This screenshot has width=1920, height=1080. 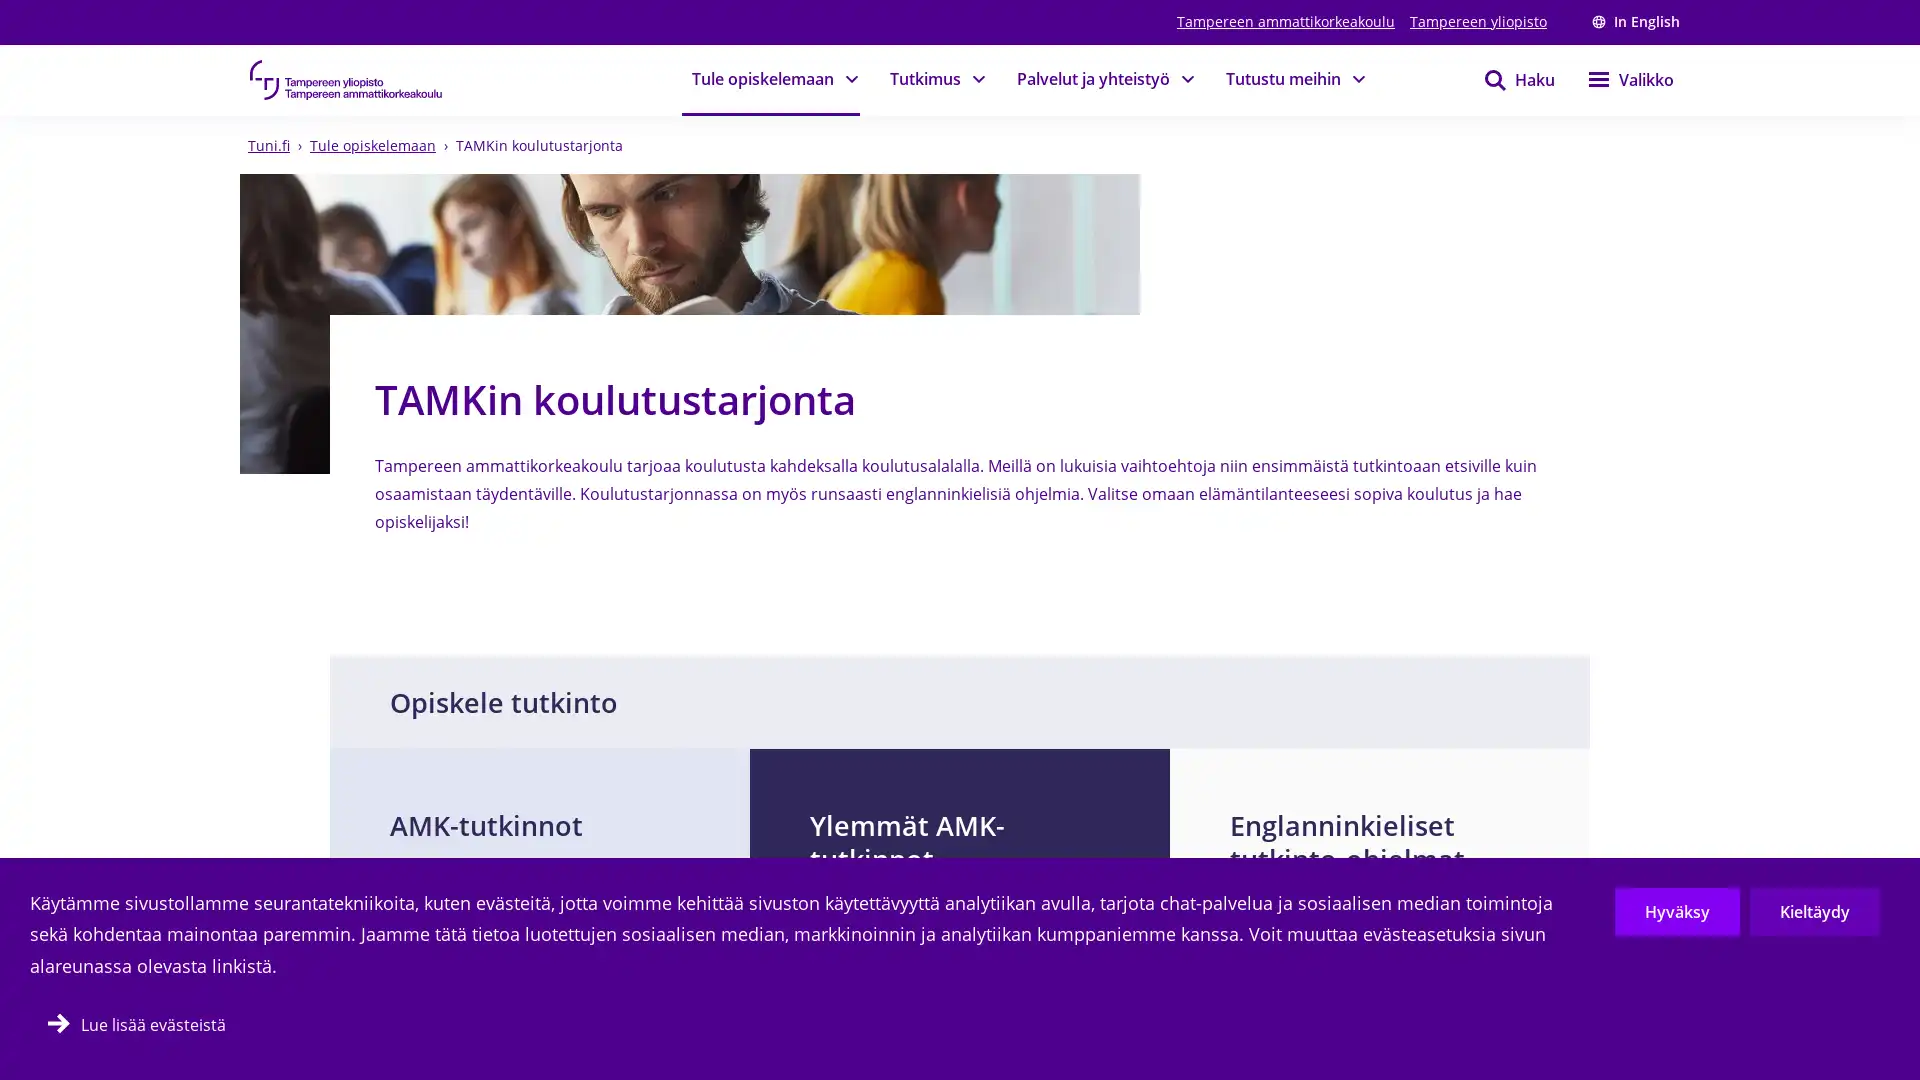 What do you see at coordinates (1814, 910) in the screenshot?
I see `Kieltaydy` at bounding box center [1814, 910].